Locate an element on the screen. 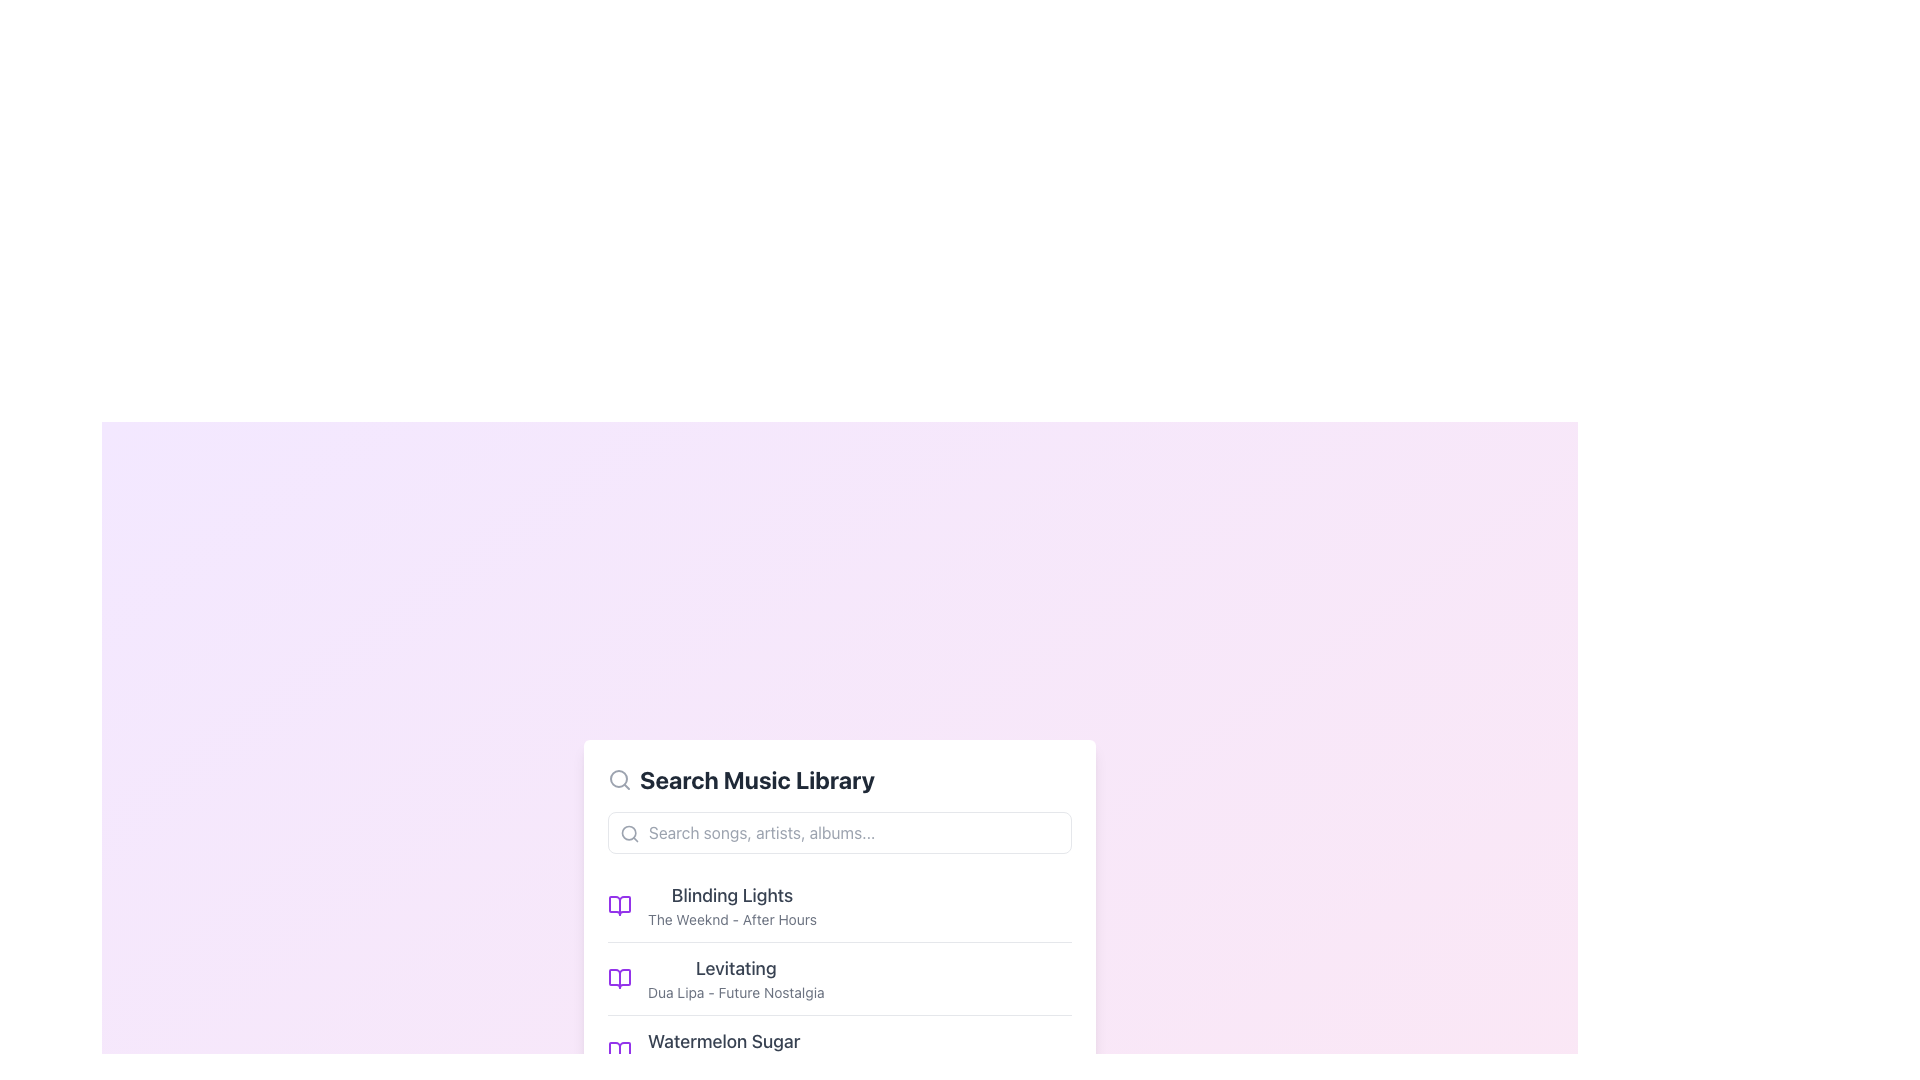  the SVG icon resembling an open book outline, styled in purple, located in the second row under 'Search Music Library', to the left of the text 'Levitating' is located at coordinates (618, 977).